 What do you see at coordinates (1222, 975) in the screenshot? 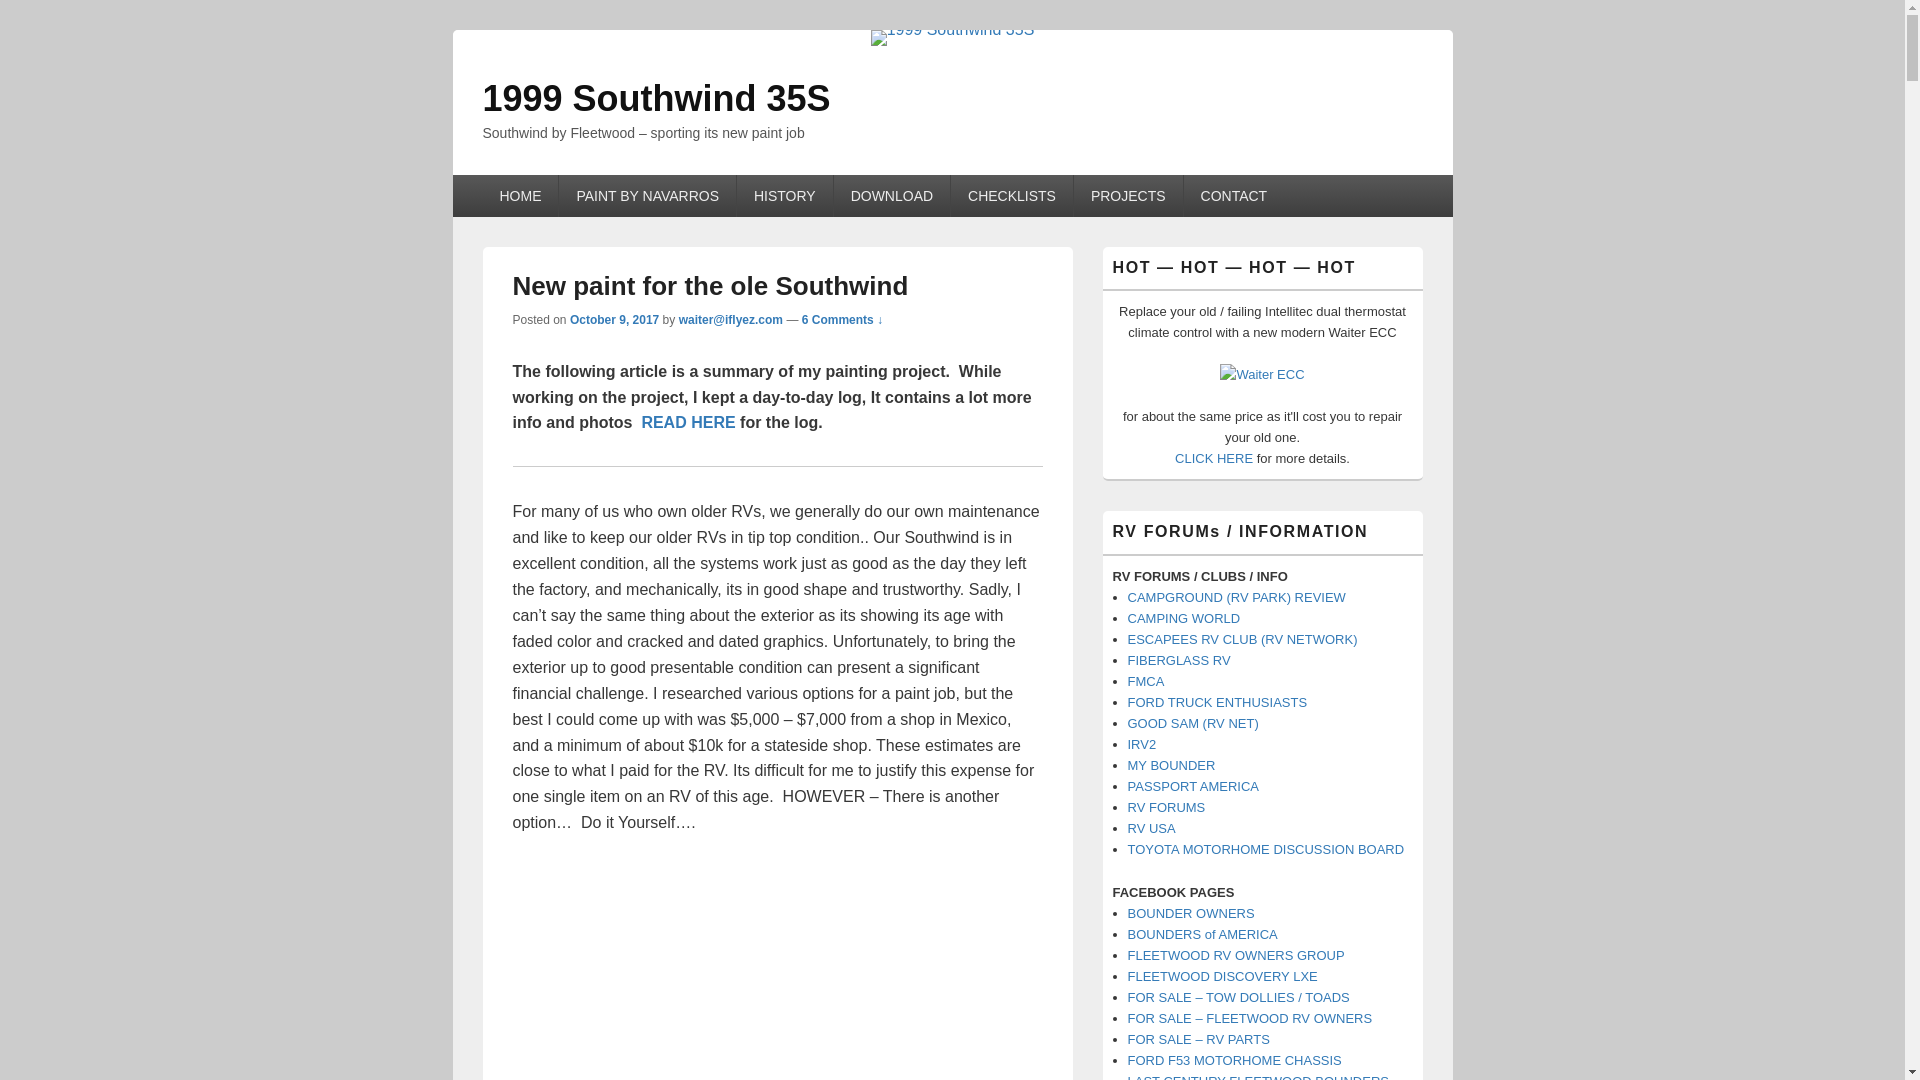
I see `'FLEETWOOD DISCOVERY LXE'` at bounding box center [1222, 975].